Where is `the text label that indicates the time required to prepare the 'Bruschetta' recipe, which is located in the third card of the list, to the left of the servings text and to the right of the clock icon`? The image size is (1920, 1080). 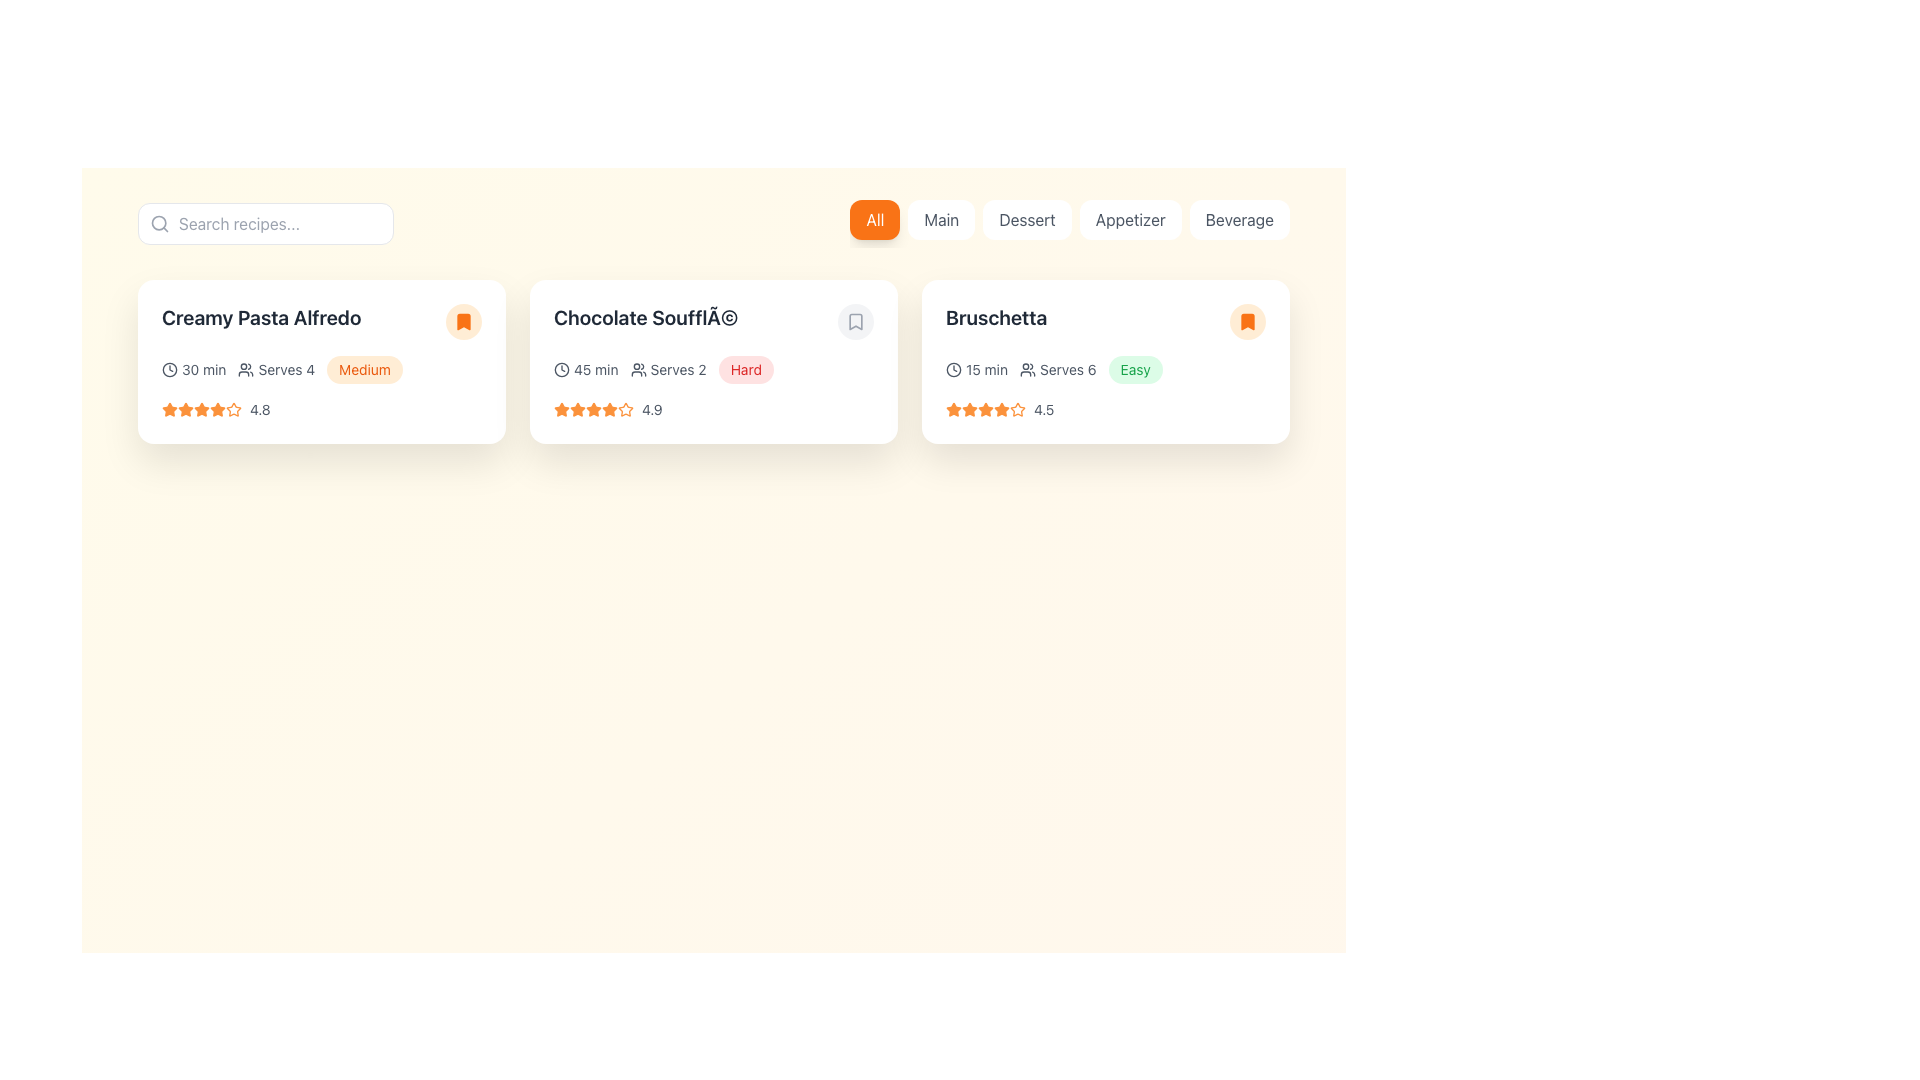
the text label that indicates the time required to prepare the 'Bruschetta' recipe, which is located in the third card of the list, to the left of the servings text and to the right of the clock icon is located at coordinates (987, 370).